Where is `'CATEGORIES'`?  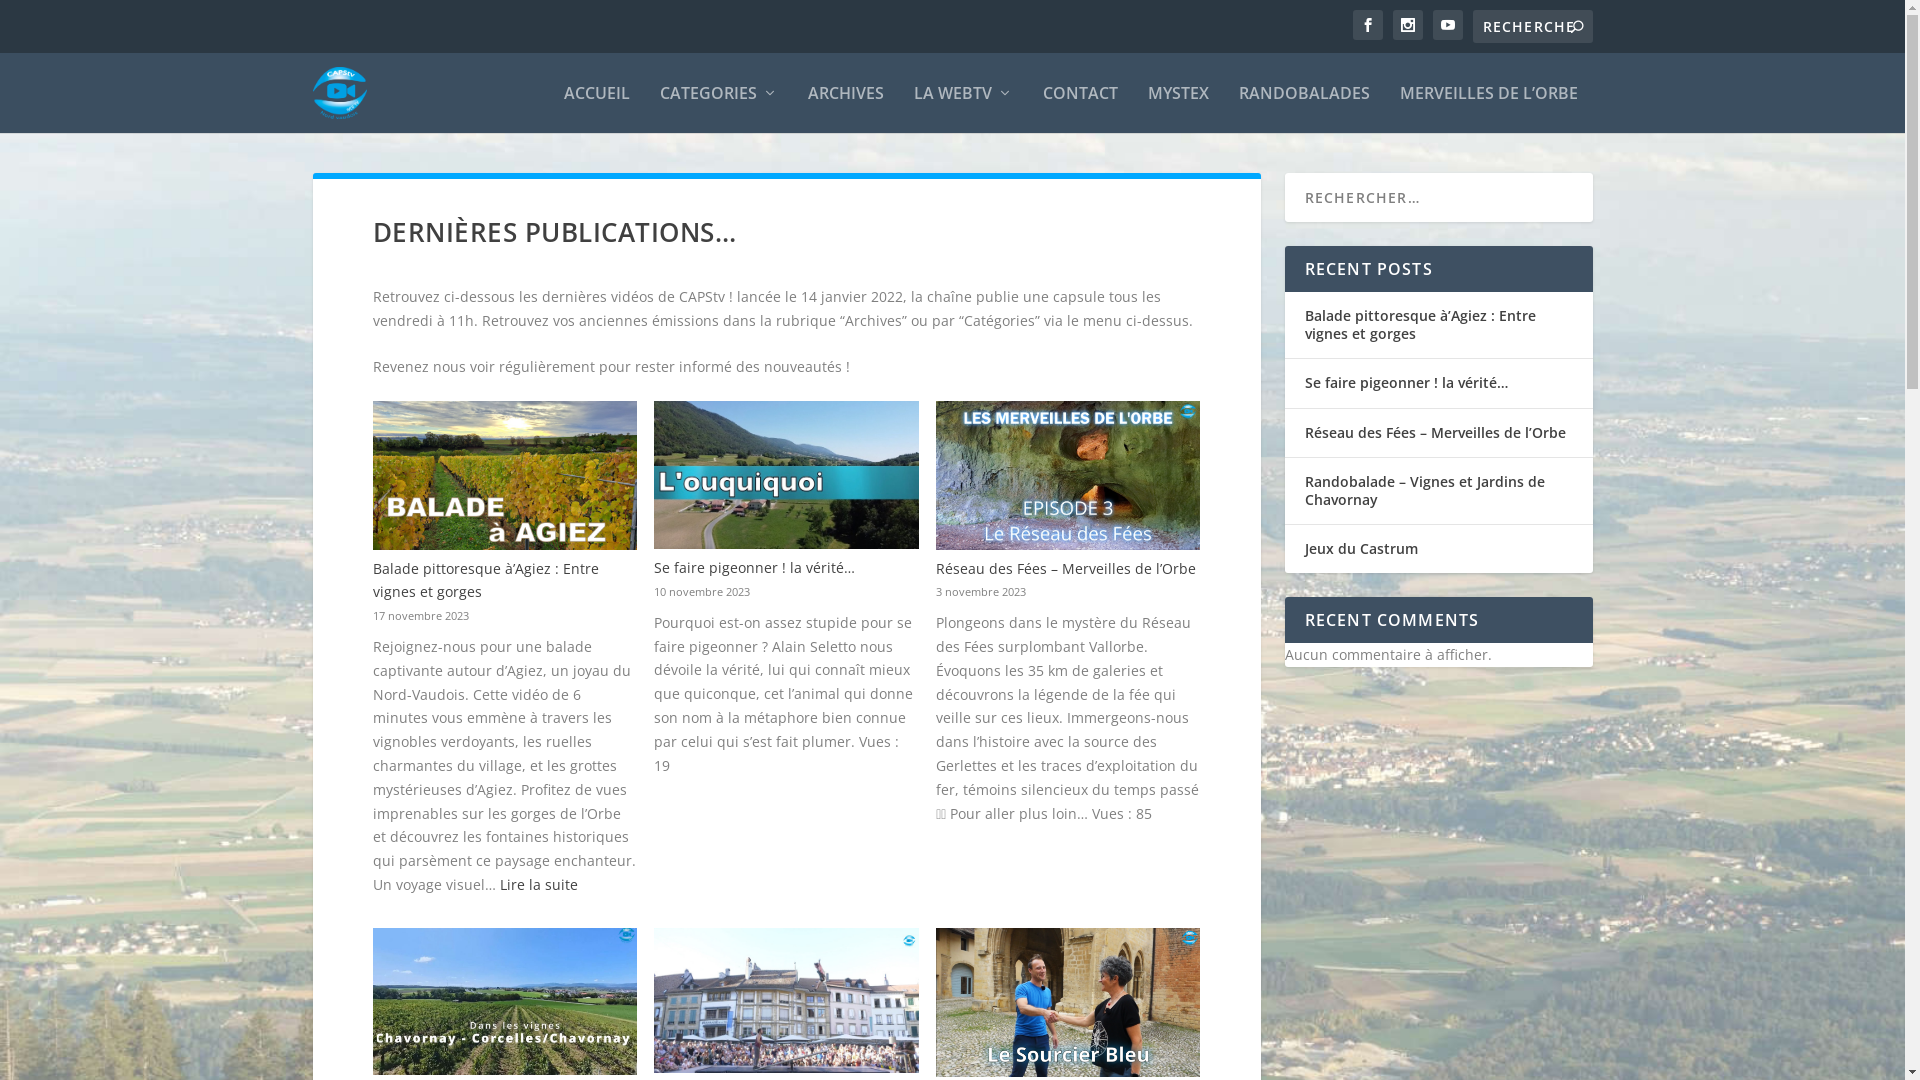 'CATEGORIES' is located at coordinates (719, 108).